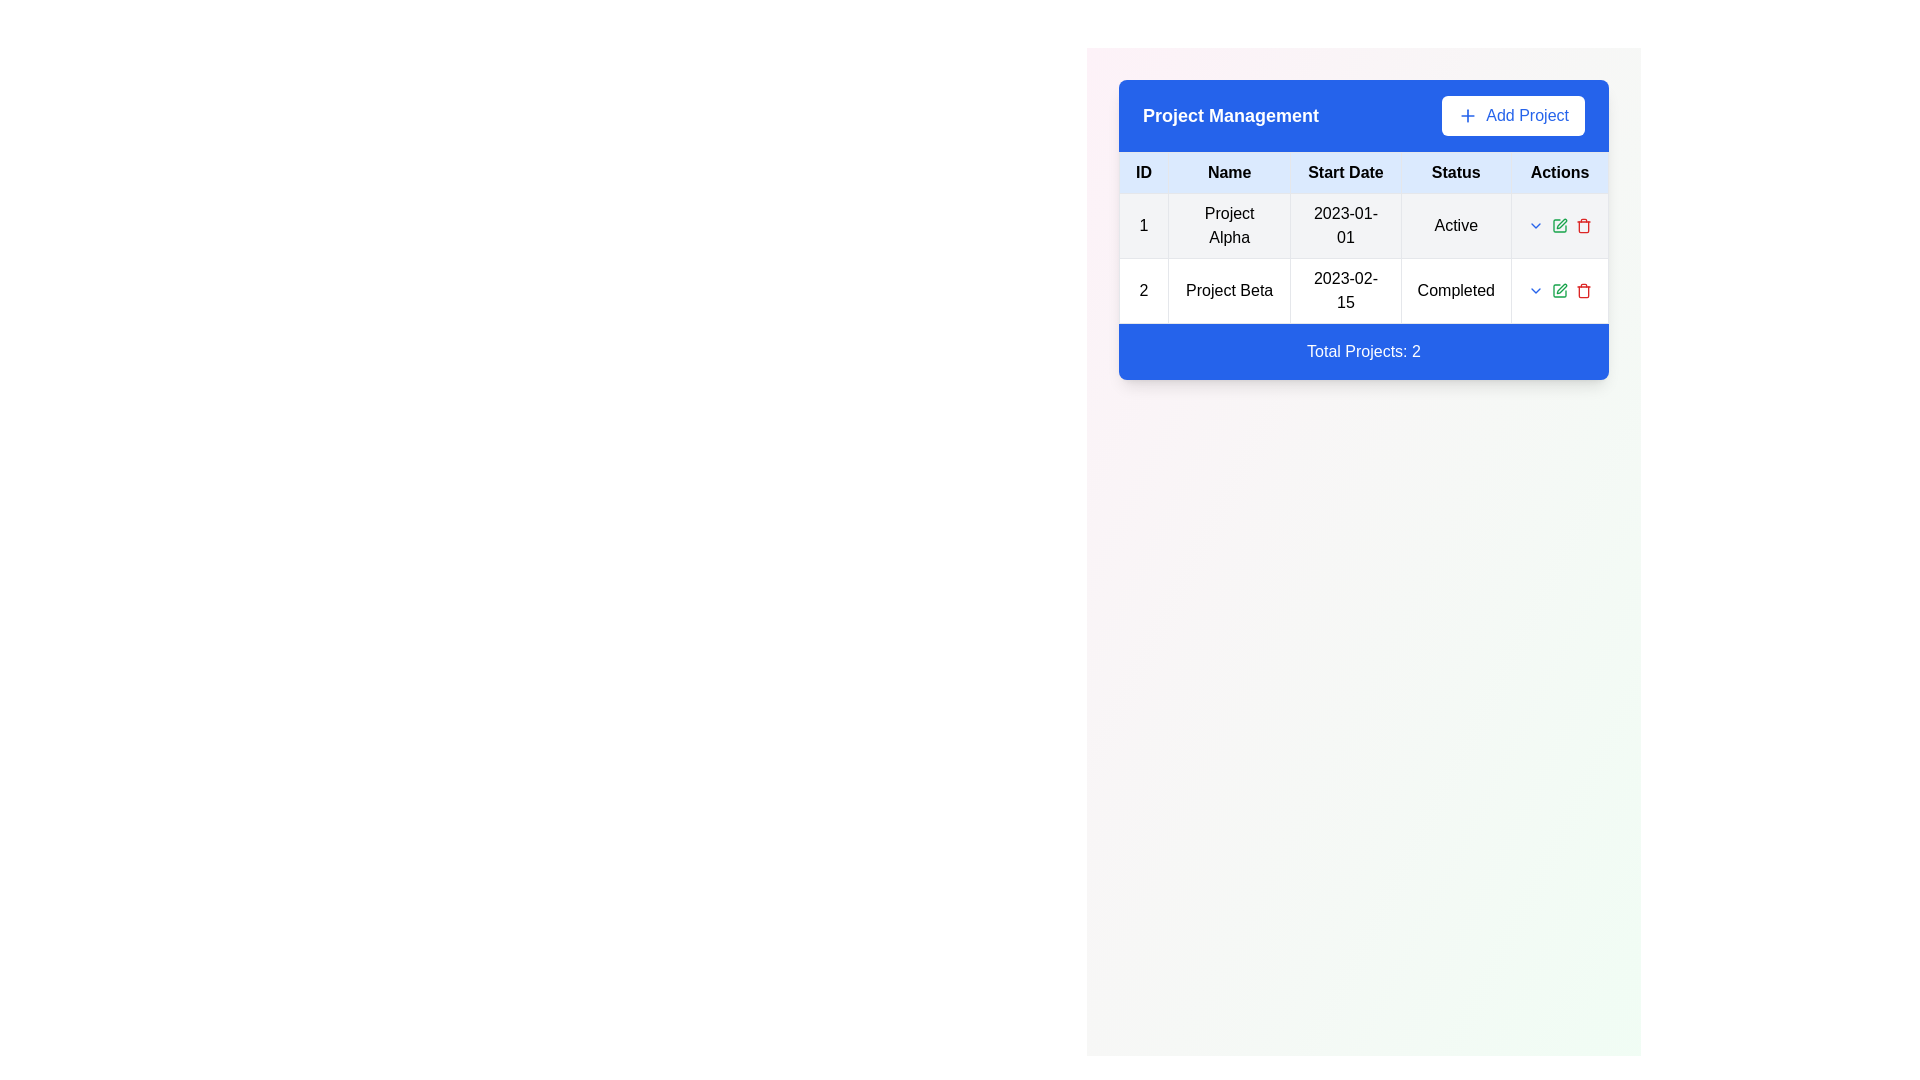 This screenshot has width=1920, height=1080. Describe the element at coordinates (1583, 290) in the screenshot. I see `the delete button located in the 'Actions' column for the second row of the table` at that location.